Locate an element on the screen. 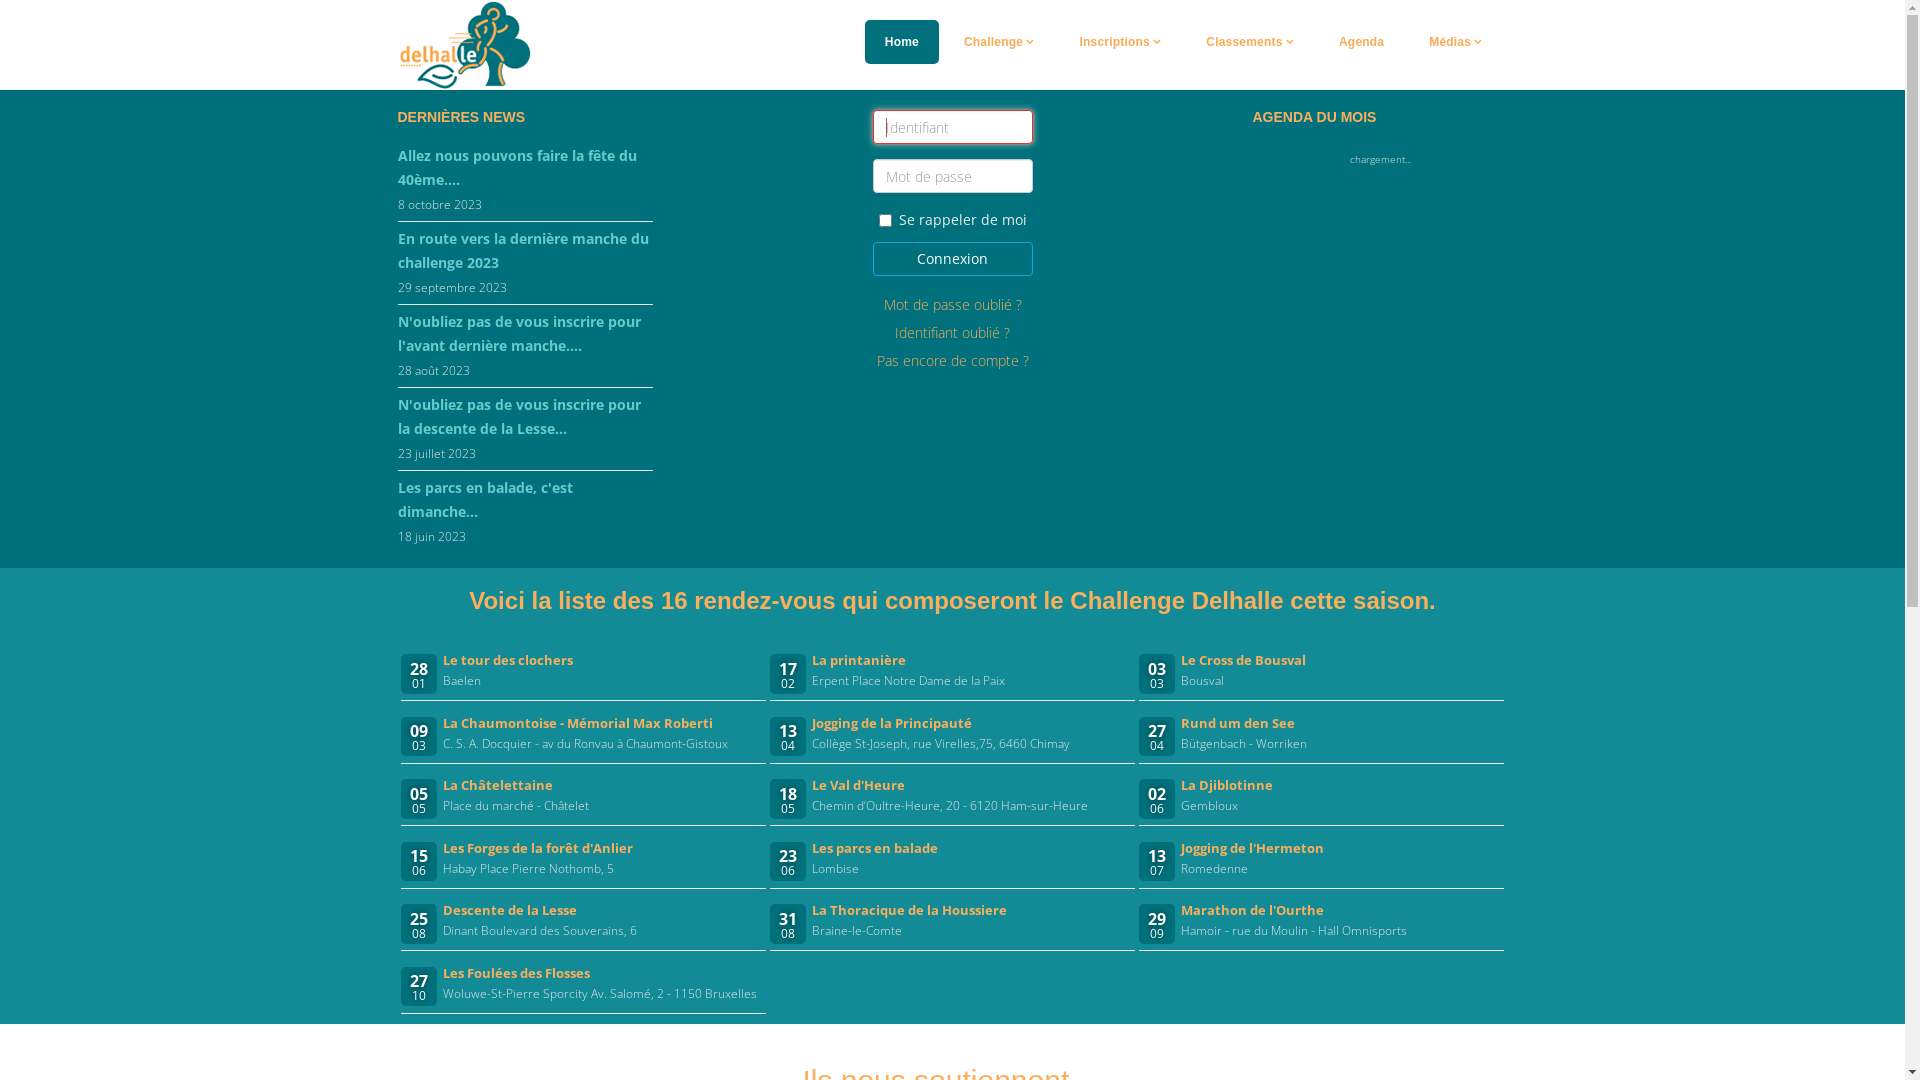 The image size is (1920, 1080). 'Inscriptions' is located at coordinates (1121, 42).